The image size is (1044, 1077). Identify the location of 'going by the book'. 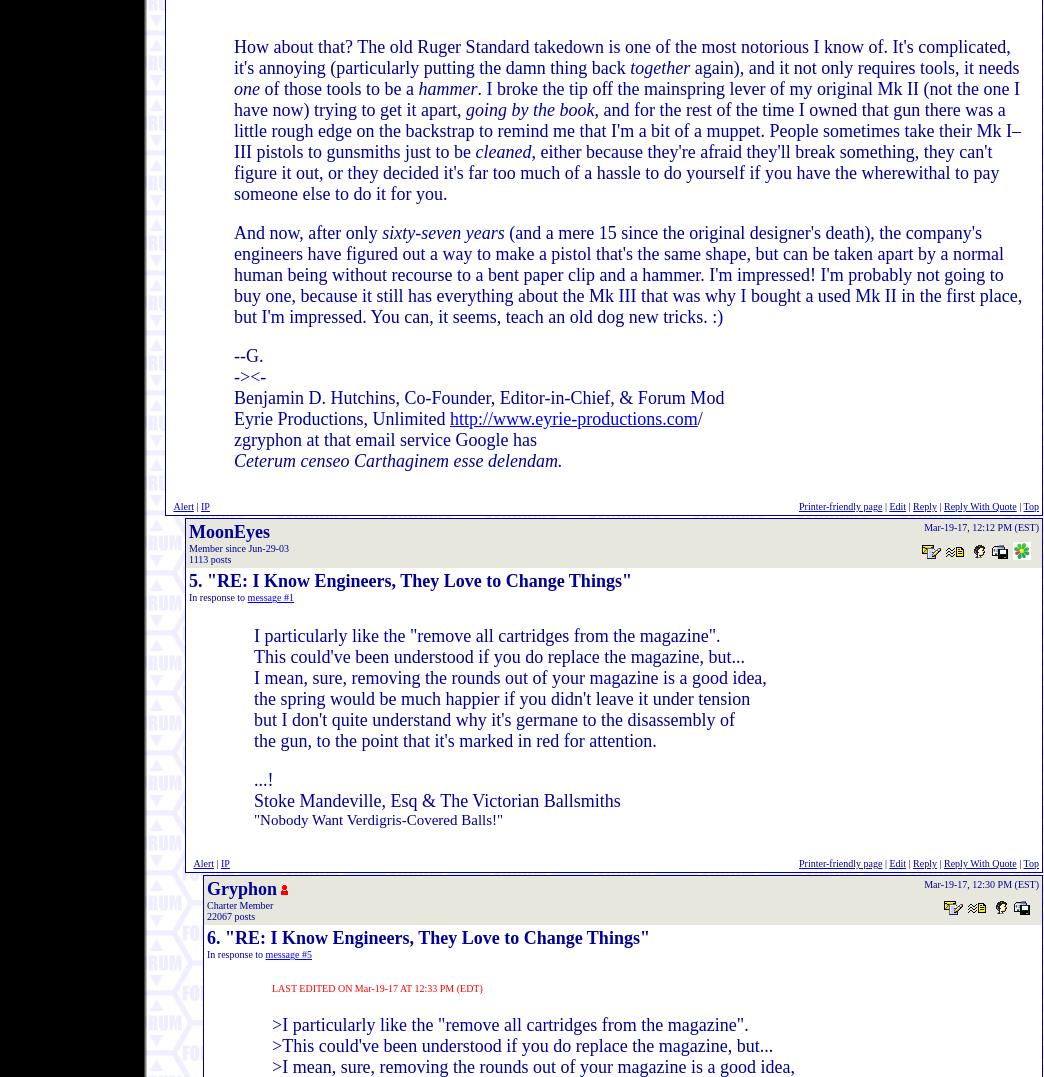
(464, 108).